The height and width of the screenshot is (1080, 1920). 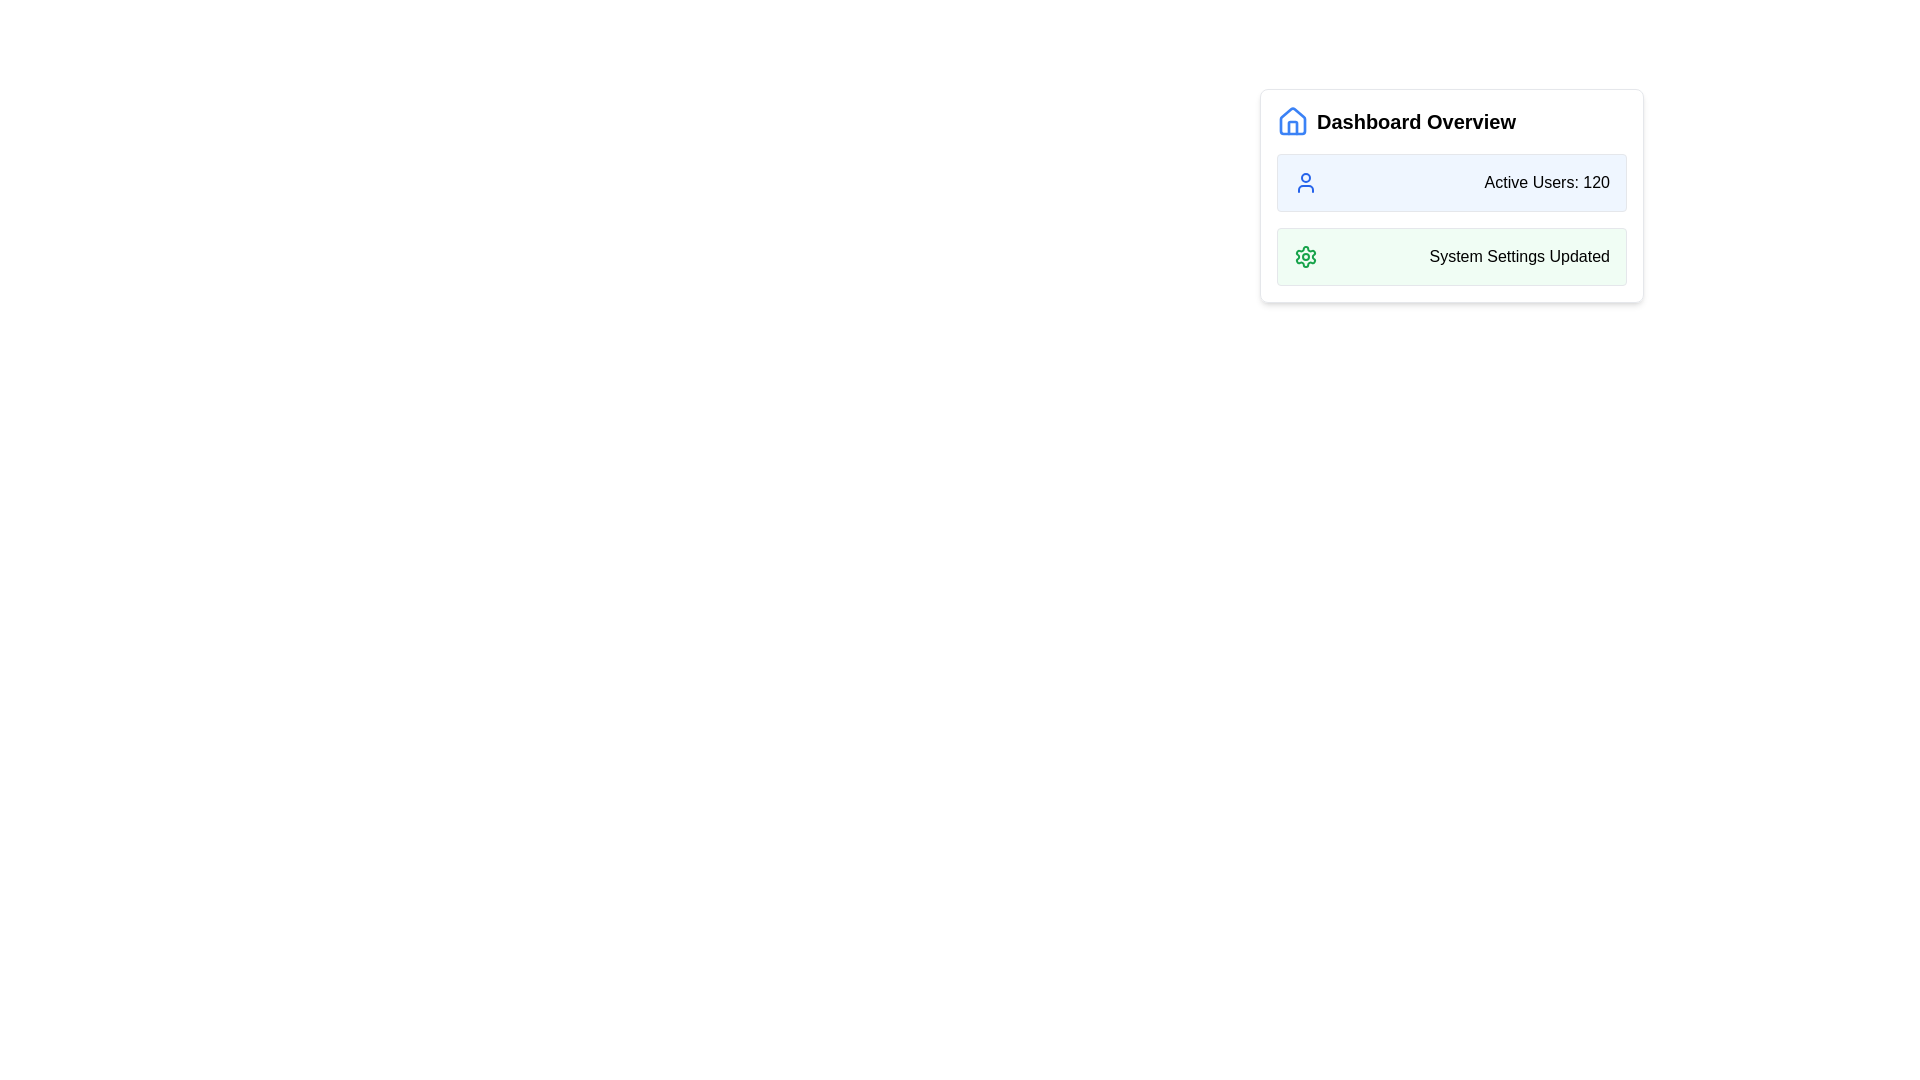 I want to click on the gear icon representing system settings located within the 'Dashboard Overview' card, positioned below the blue user icon, so click(x=1305, y=256).